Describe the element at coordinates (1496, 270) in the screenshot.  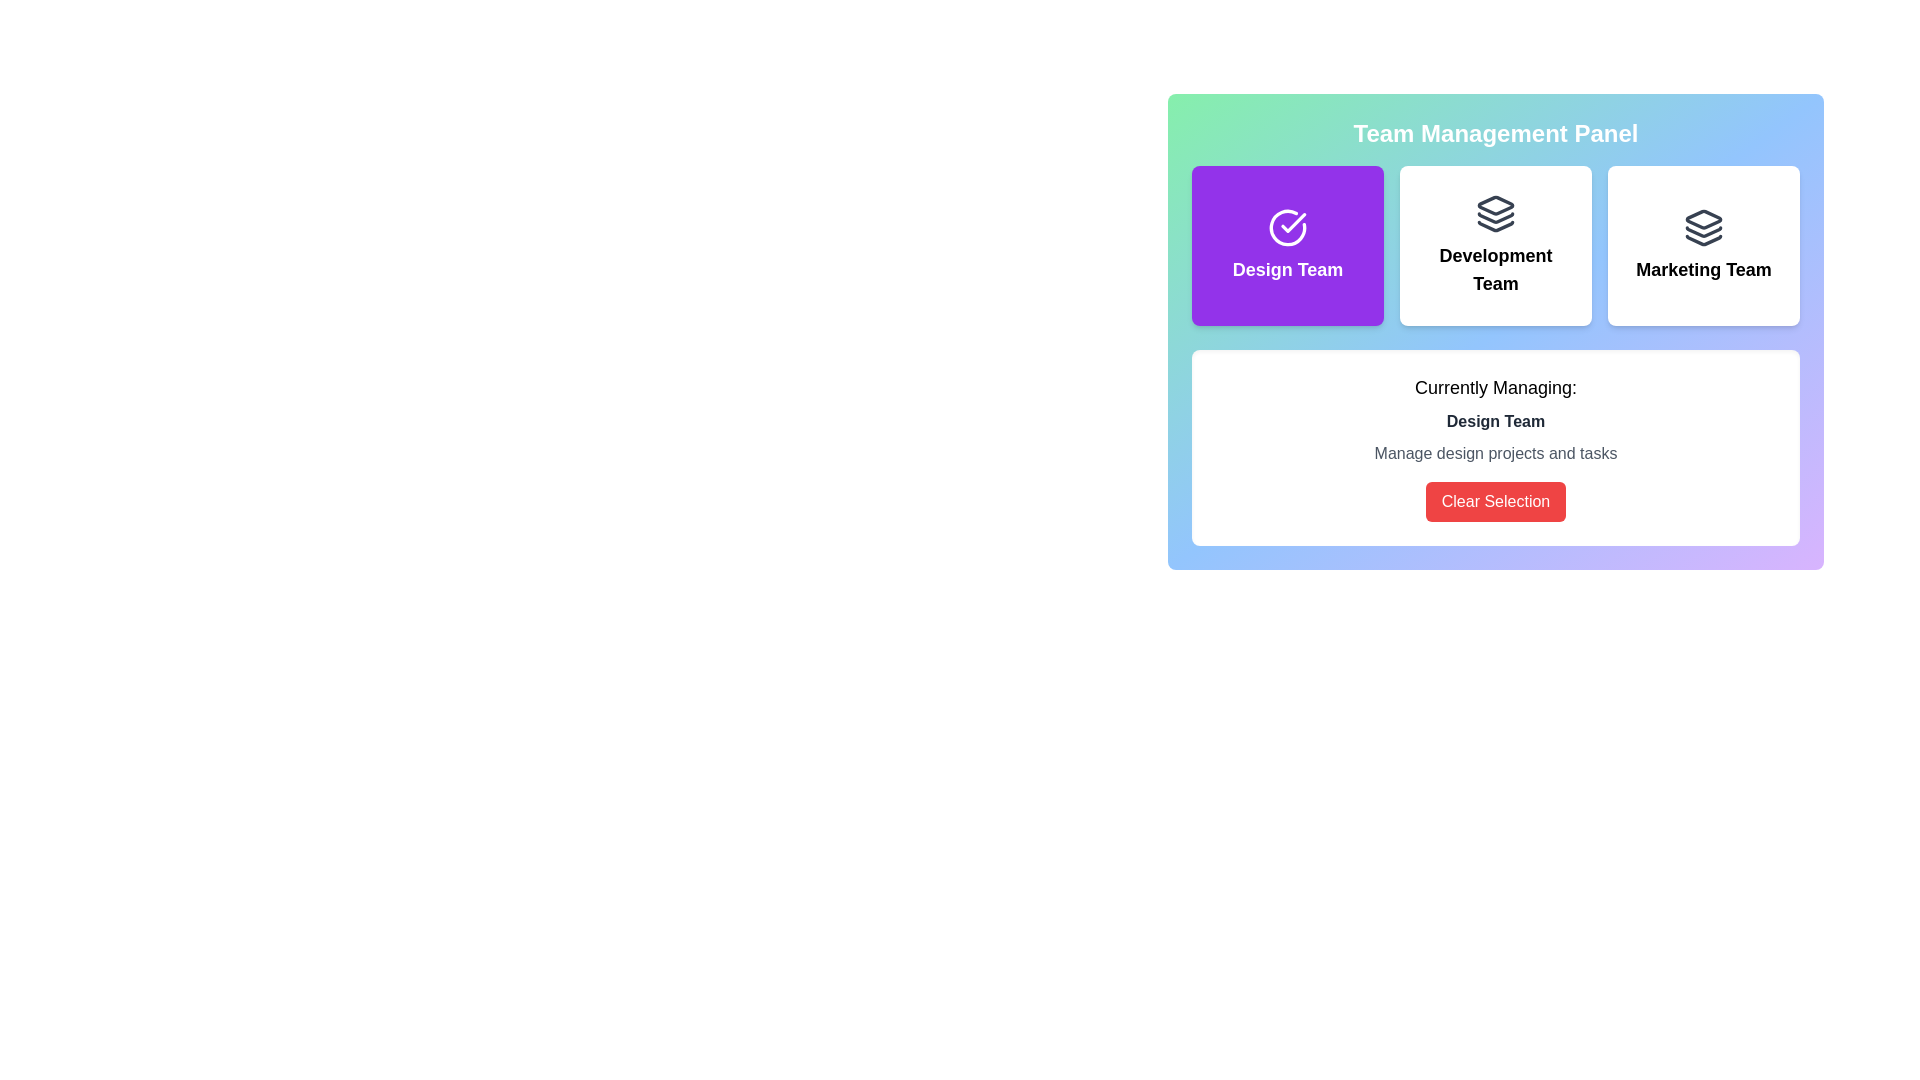
I see `text element that serves as a heading for the Development Team card, which is located at the center of the Team Management Panel section` at that location.